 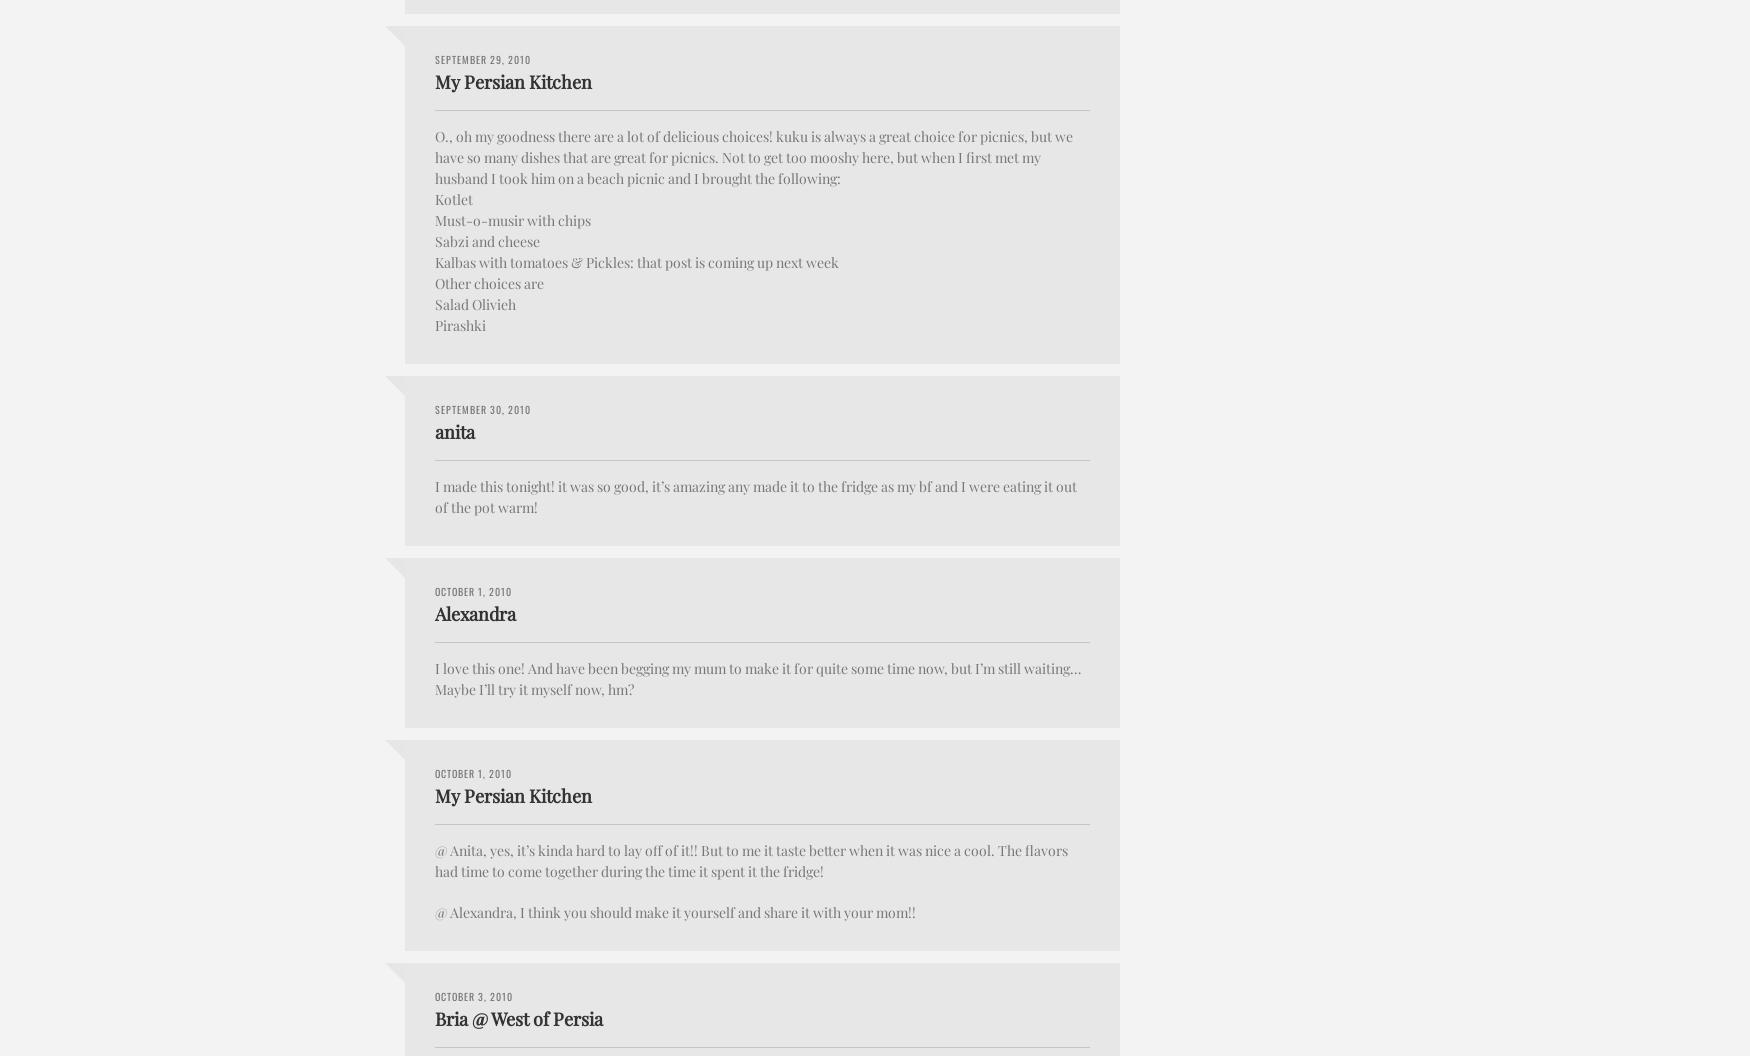 What do you see at coordinates (434, 677) in the screenshot?
I see `'I love this one! And have been begging my mum to make it for quite some time now, but I’m still waiting… Maybe I’ll try it myself now, hm?'` at bounding box center [434, 677].